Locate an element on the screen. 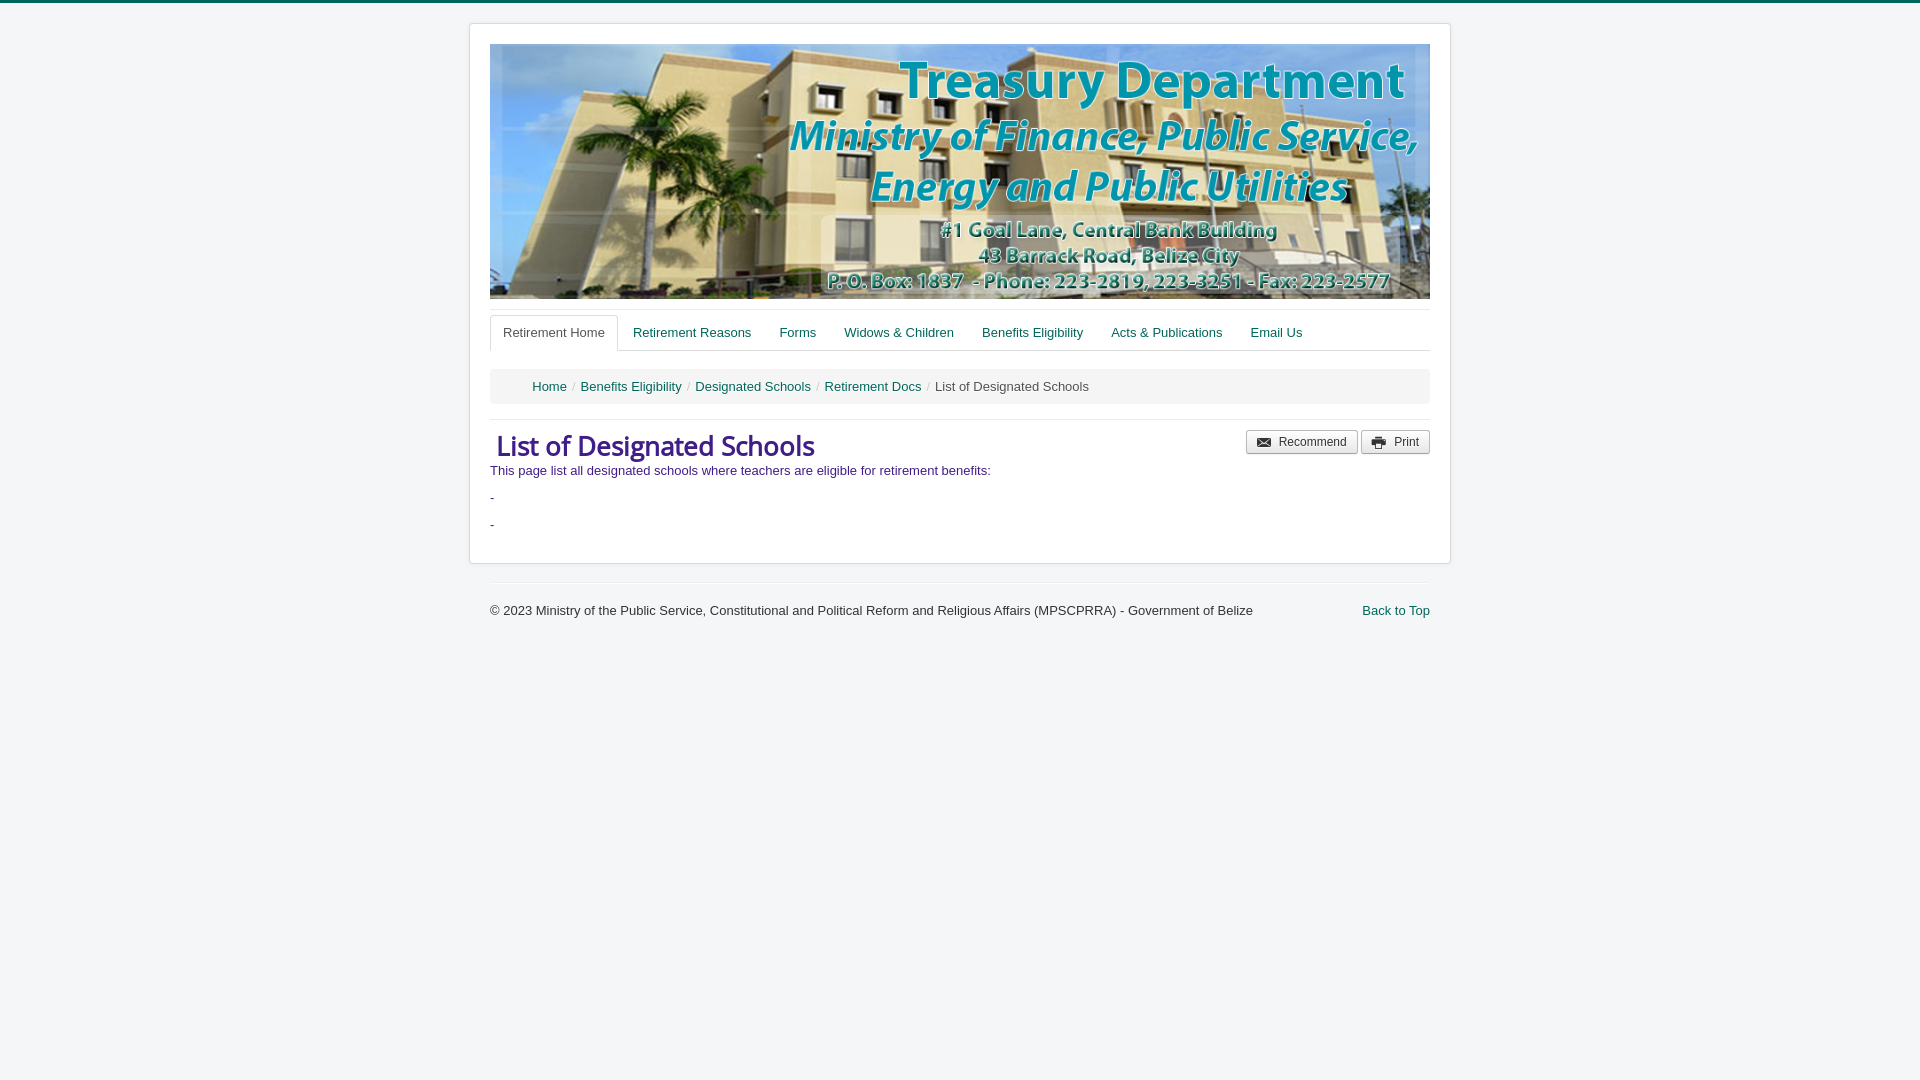  'Back to Top' is located at coordinates (1395, 609).